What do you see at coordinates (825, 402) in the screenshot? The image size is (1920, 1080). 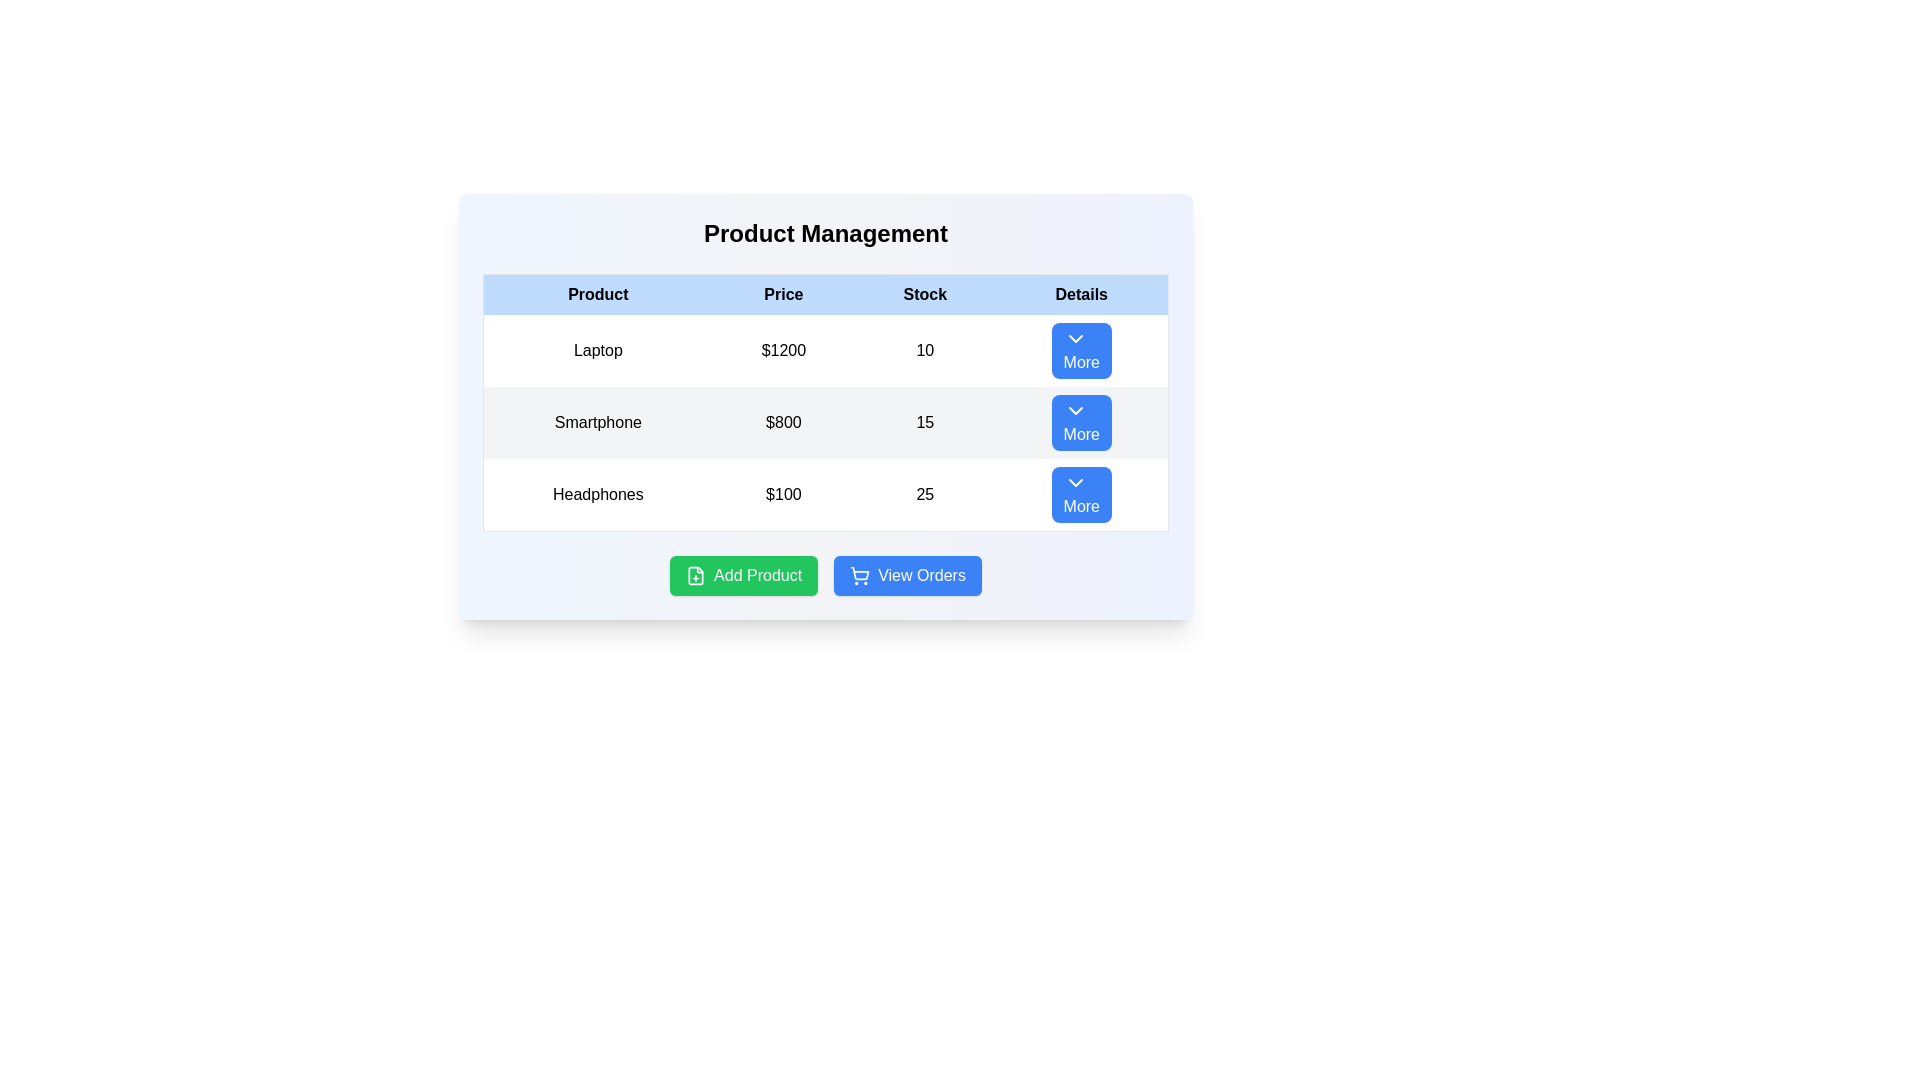 I see `the individual data cells of the product details table located beneath the 'Product Management' title and above the 'Add Product' and 'View Orders' buttons` at bounding box center [825, 402].